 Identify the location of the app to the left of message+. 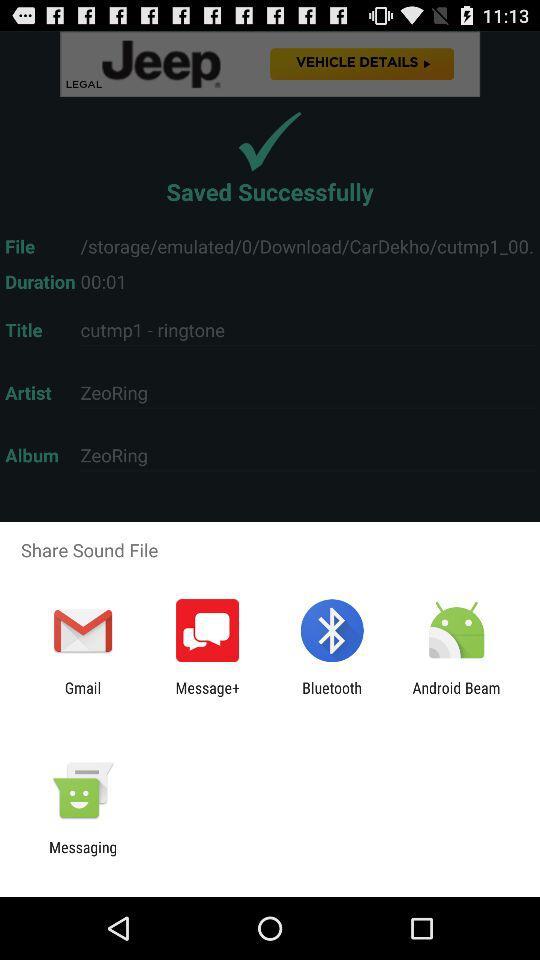
(82, 696).